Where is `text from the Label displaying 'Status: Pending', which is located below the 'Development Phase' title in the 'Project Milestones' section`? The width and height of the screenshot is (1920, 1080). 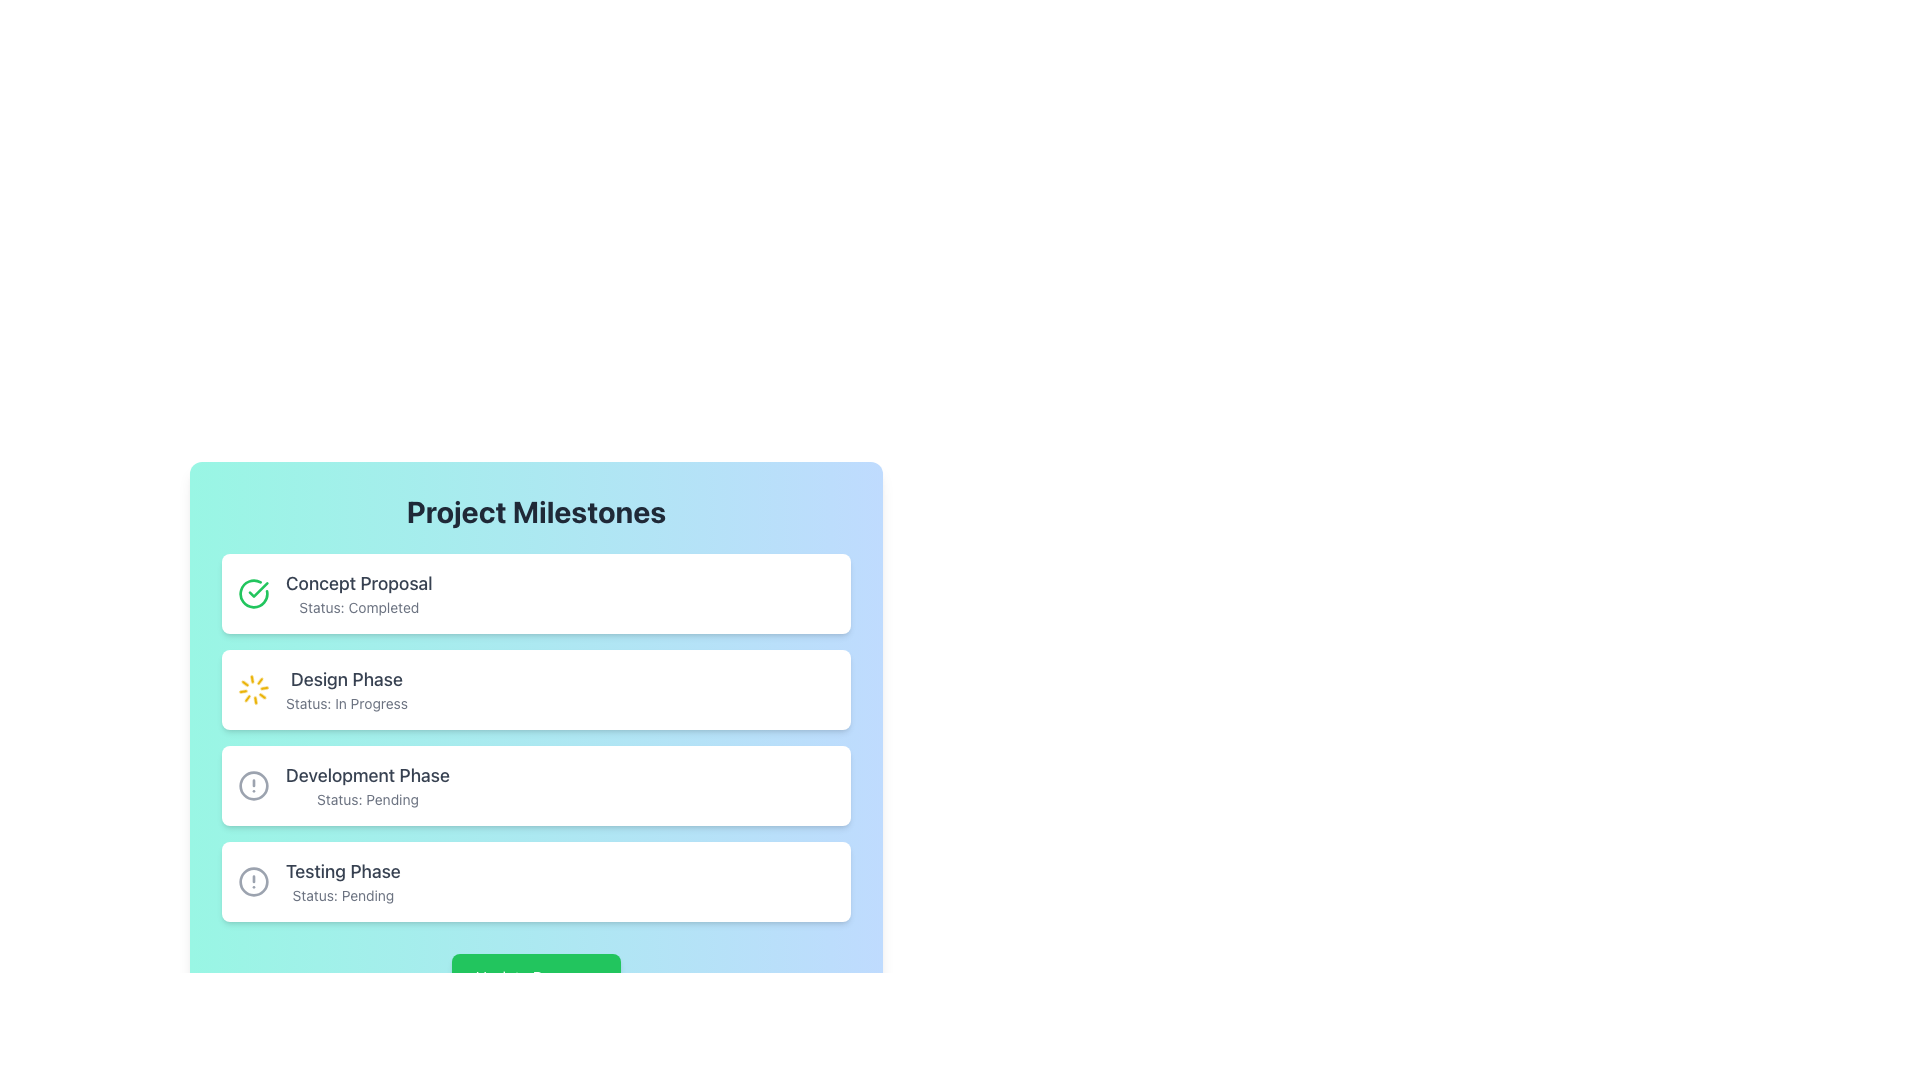
text from the Label displaying 'Status: Pending', which is located below the 'Development Phase' title in the 'Project Milestones' section is located at coordinates (368, 798).